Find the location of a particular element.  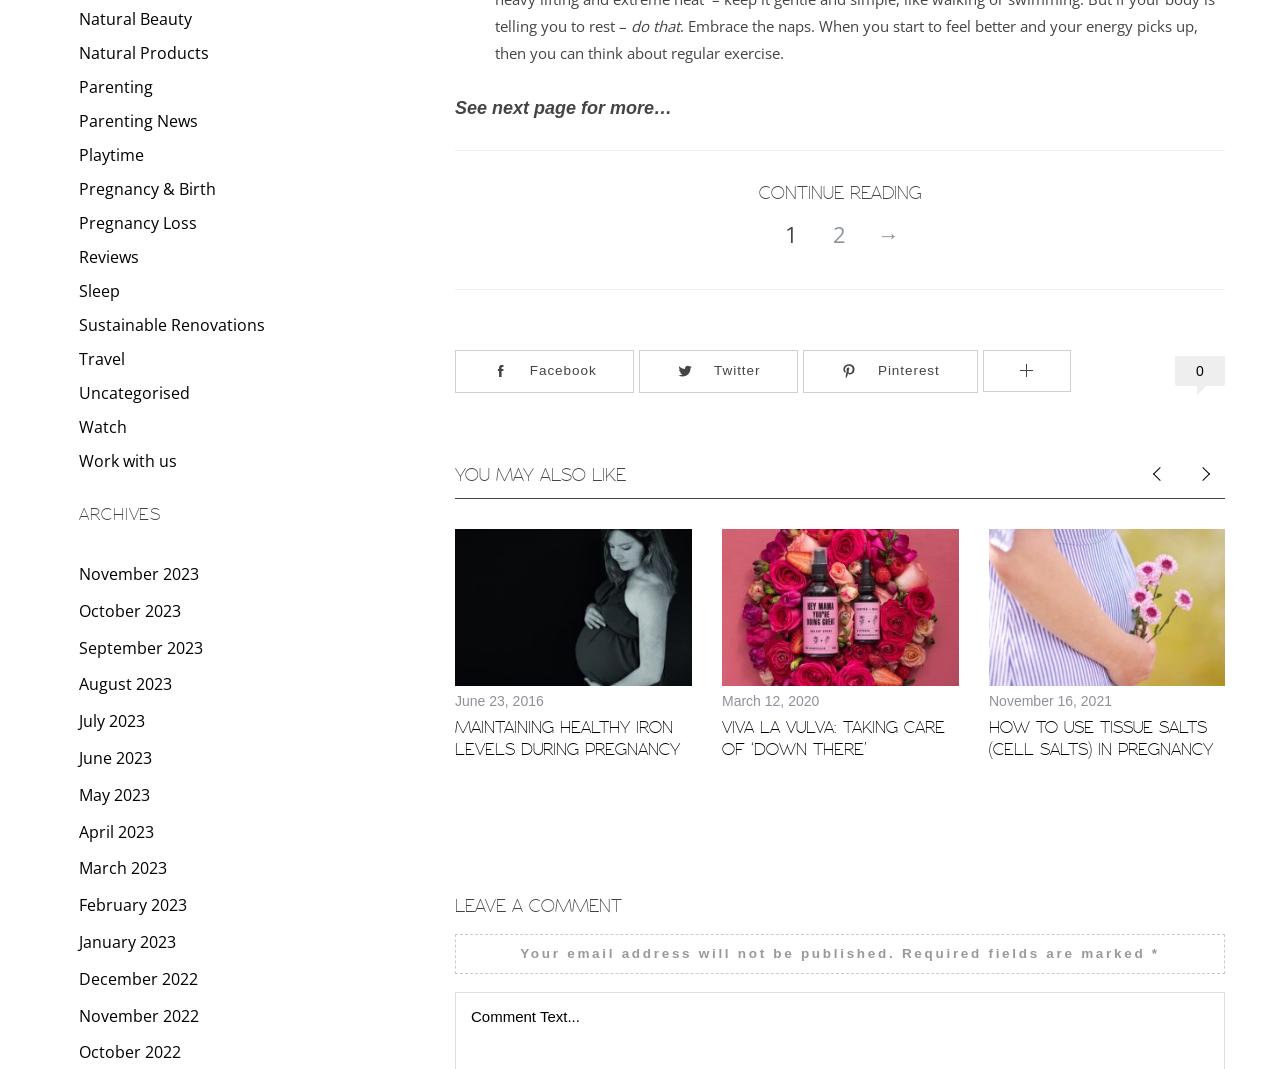

'do that' is located at coordinates (655, 24).